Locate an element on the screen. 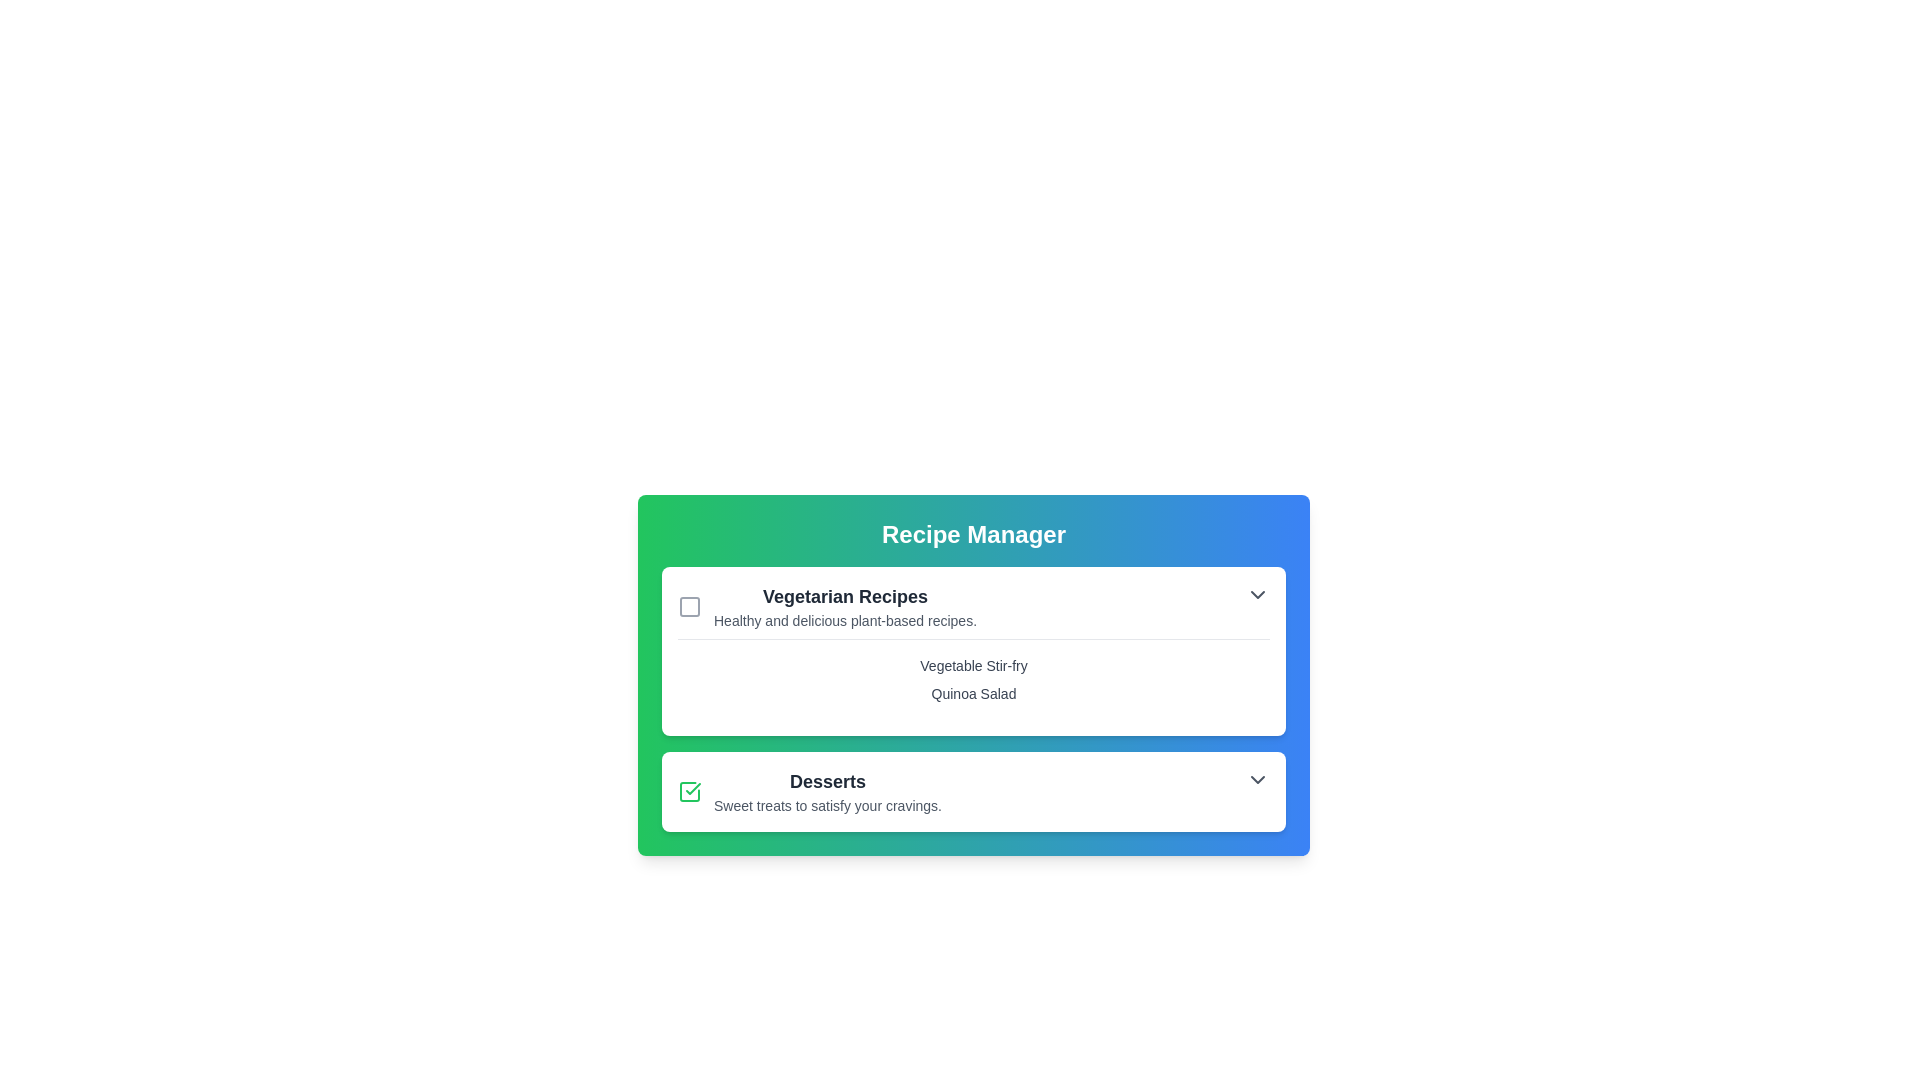 The height and width of the screenshot is (1080, 1920). the checkbox associated with the 'Desserts' category located at the bottom section of the panel is located at coordinates (690, 790).